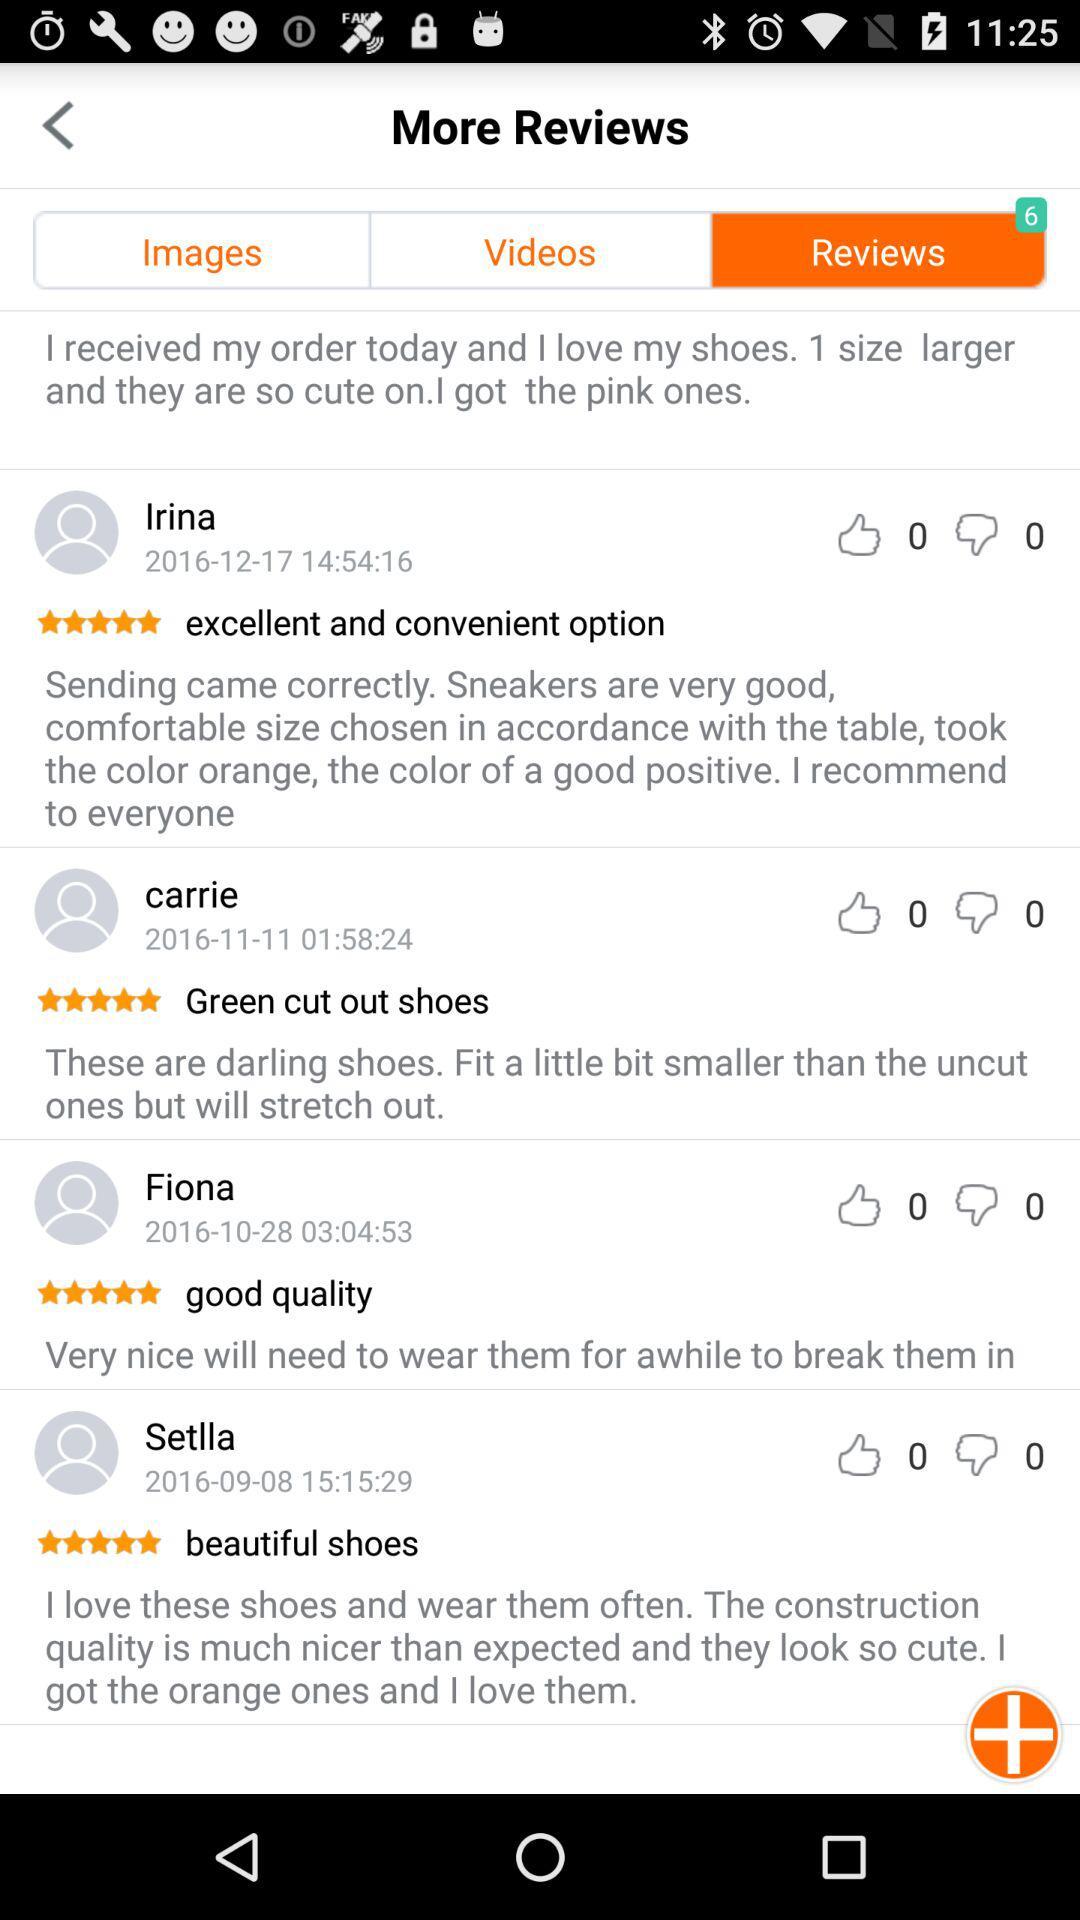 This screenshot has height=1920, width=1080. I want to click on thumb up, so click(858, 534).